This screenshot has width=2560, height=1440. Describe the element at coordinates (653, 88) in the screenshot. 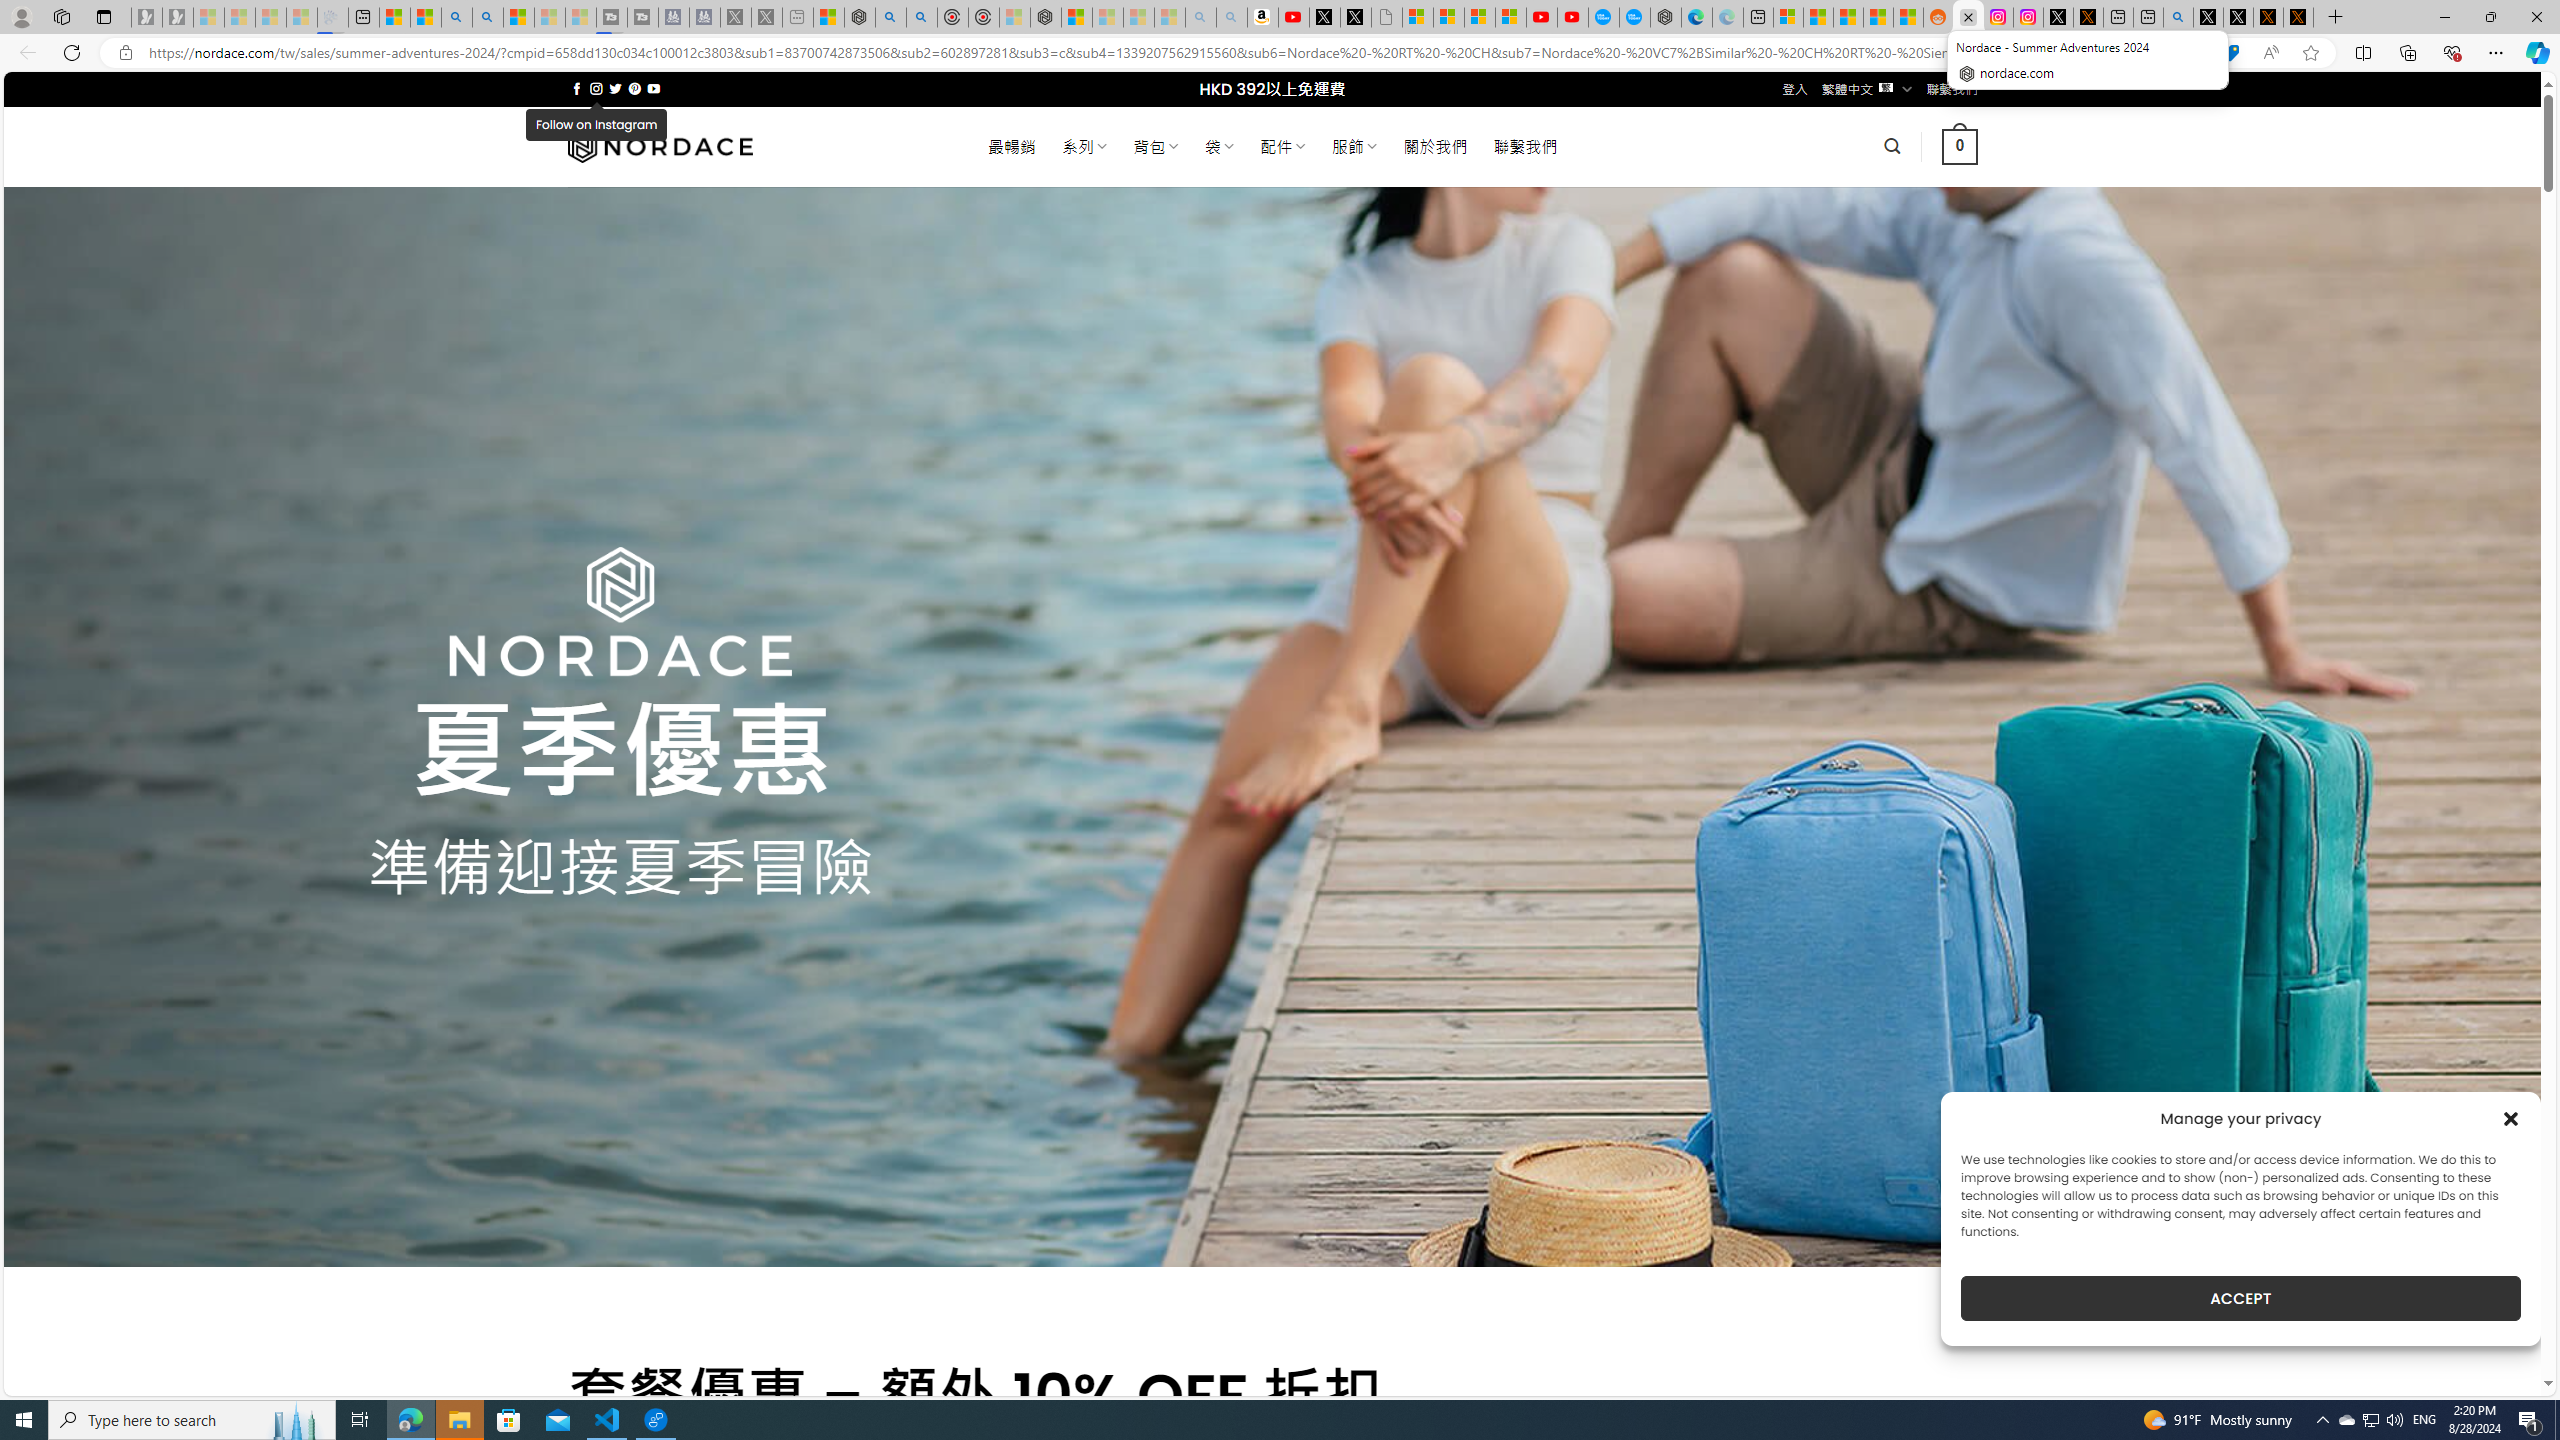

I see `'Follow on YouTube'` at that location.